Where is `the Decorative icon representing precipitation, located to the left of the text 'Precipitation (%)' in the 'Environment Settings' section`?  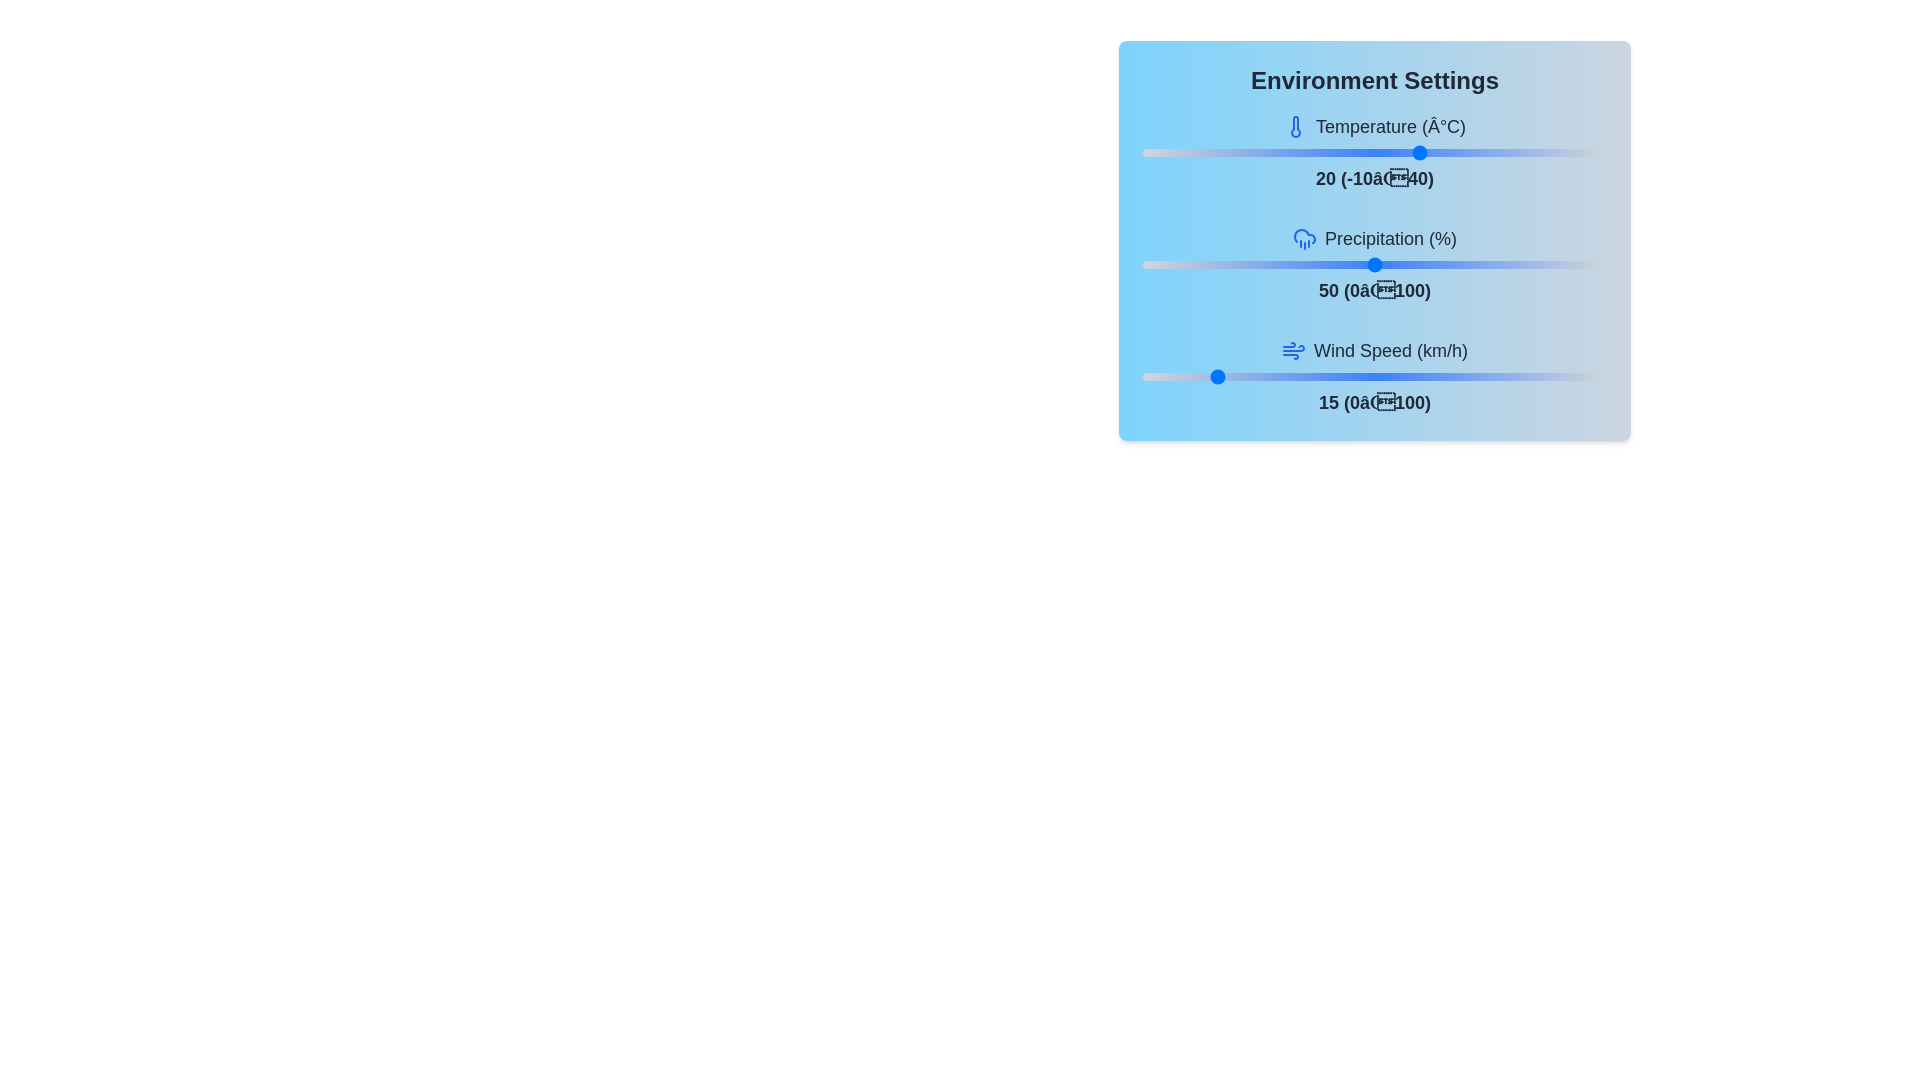 the Decorative icon representing precipitation, located to the left of the text 'Precipitation (%)' in the 'Environment Settings' section is located at coordinates (1305, 235).